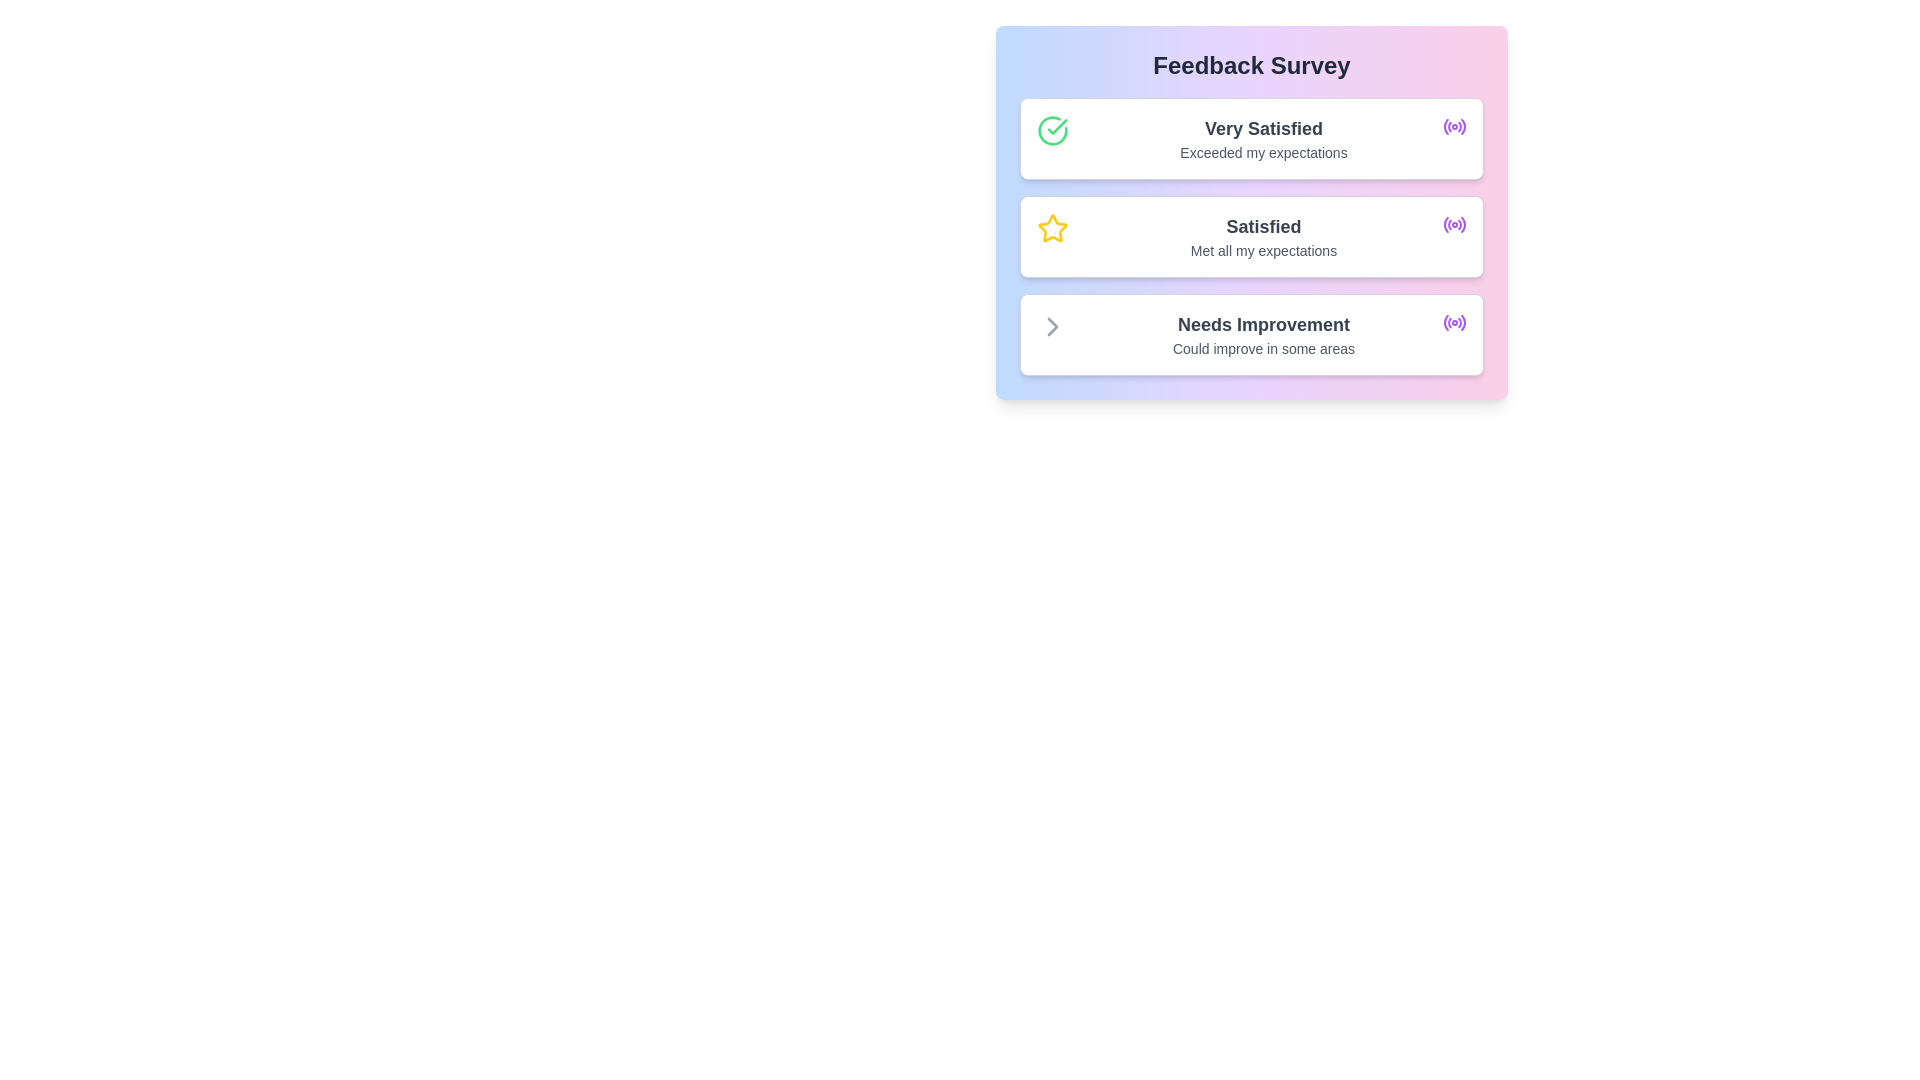 Image resolution: width=1920 pixels, height=1080 pixels. What do you see at coordinates (1251, 212) in the screenshot?
I see `the 'Satisfied' option card in the feedback survey` at bounding box center [1251, 212].